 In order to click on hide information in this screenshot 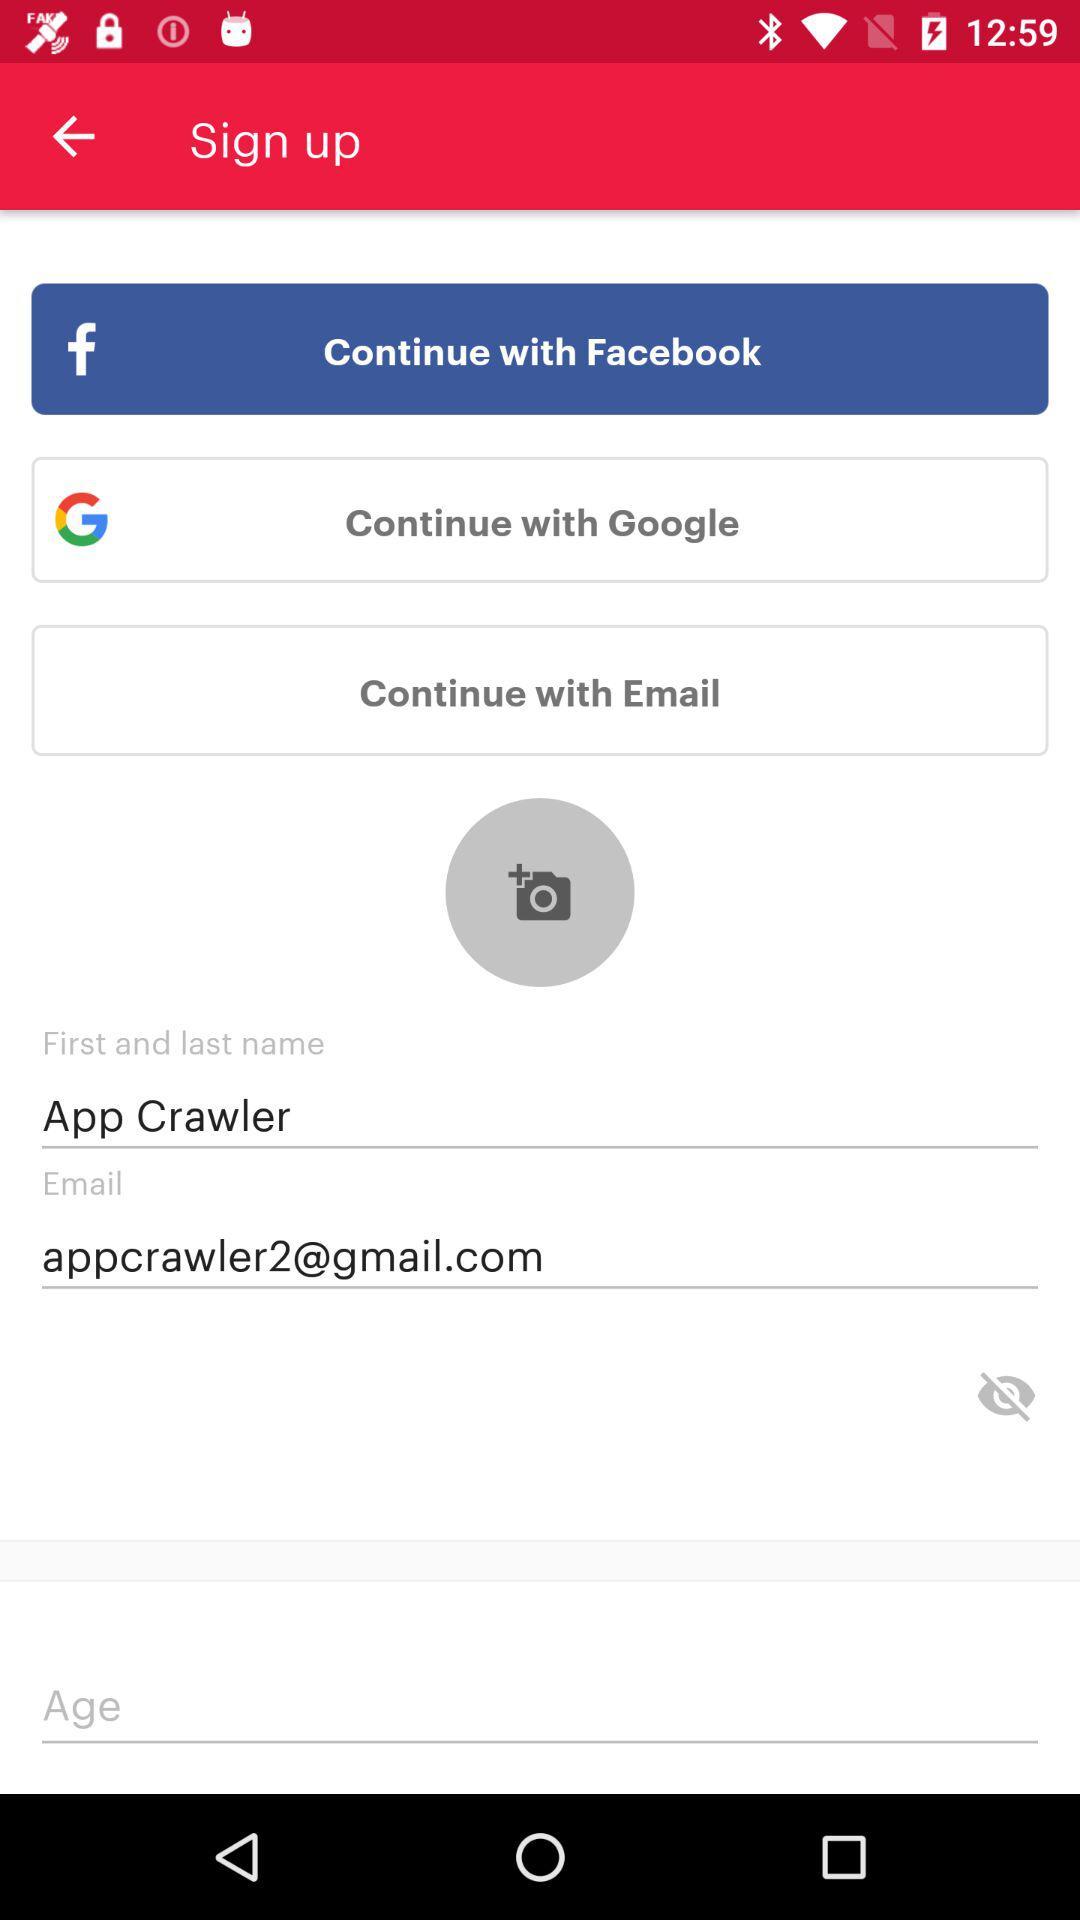, I will do `click(1006, 1395)`.